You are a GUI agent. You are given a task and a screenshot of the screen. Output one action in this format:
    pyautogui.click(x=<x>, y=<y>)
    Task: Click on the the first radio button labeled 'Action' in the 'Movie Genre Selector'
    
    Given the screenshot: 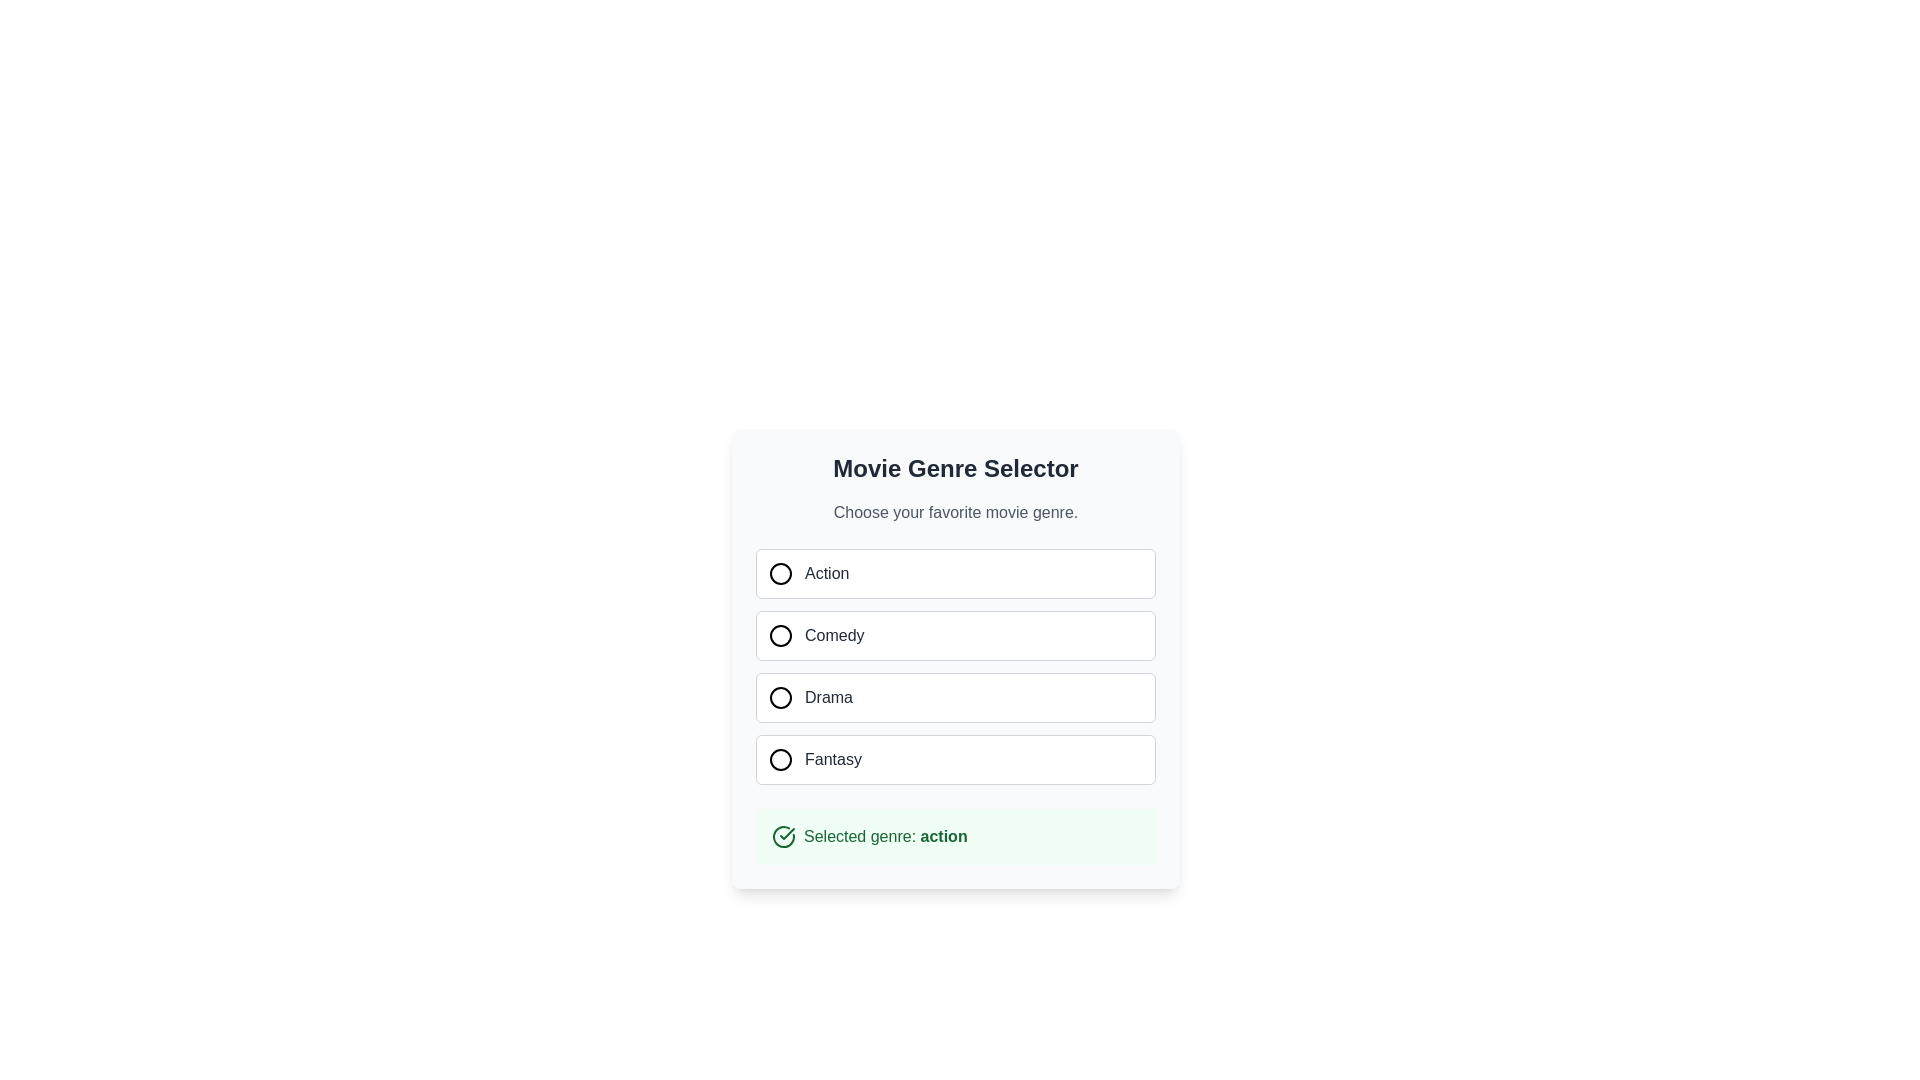 What is the action you would take?
    pyautogui.click(x=954, y=574)
    